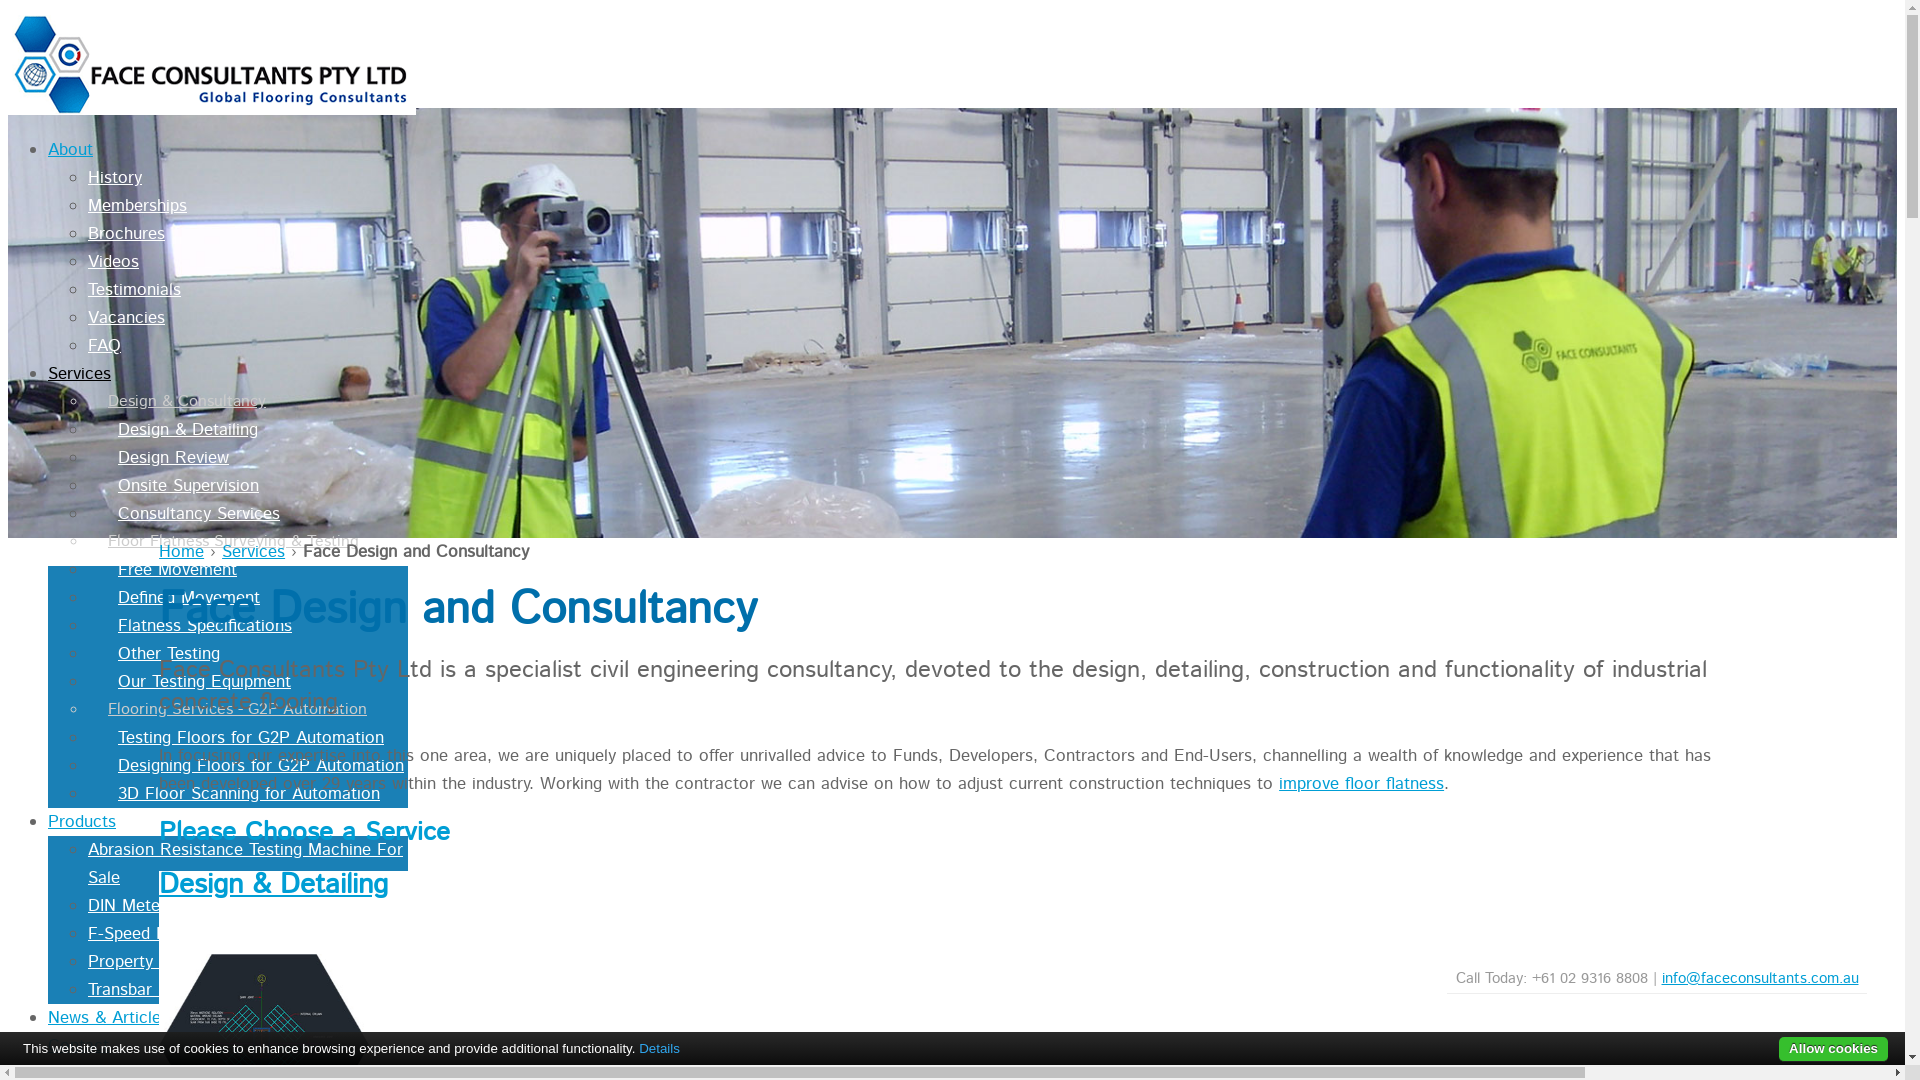 This screenshot has width=1920, height=1080. What do you see at coordinates (189, 681) in the screenshot?
I see `'Our Testing Equipment'` at bounding box center [189, 681].